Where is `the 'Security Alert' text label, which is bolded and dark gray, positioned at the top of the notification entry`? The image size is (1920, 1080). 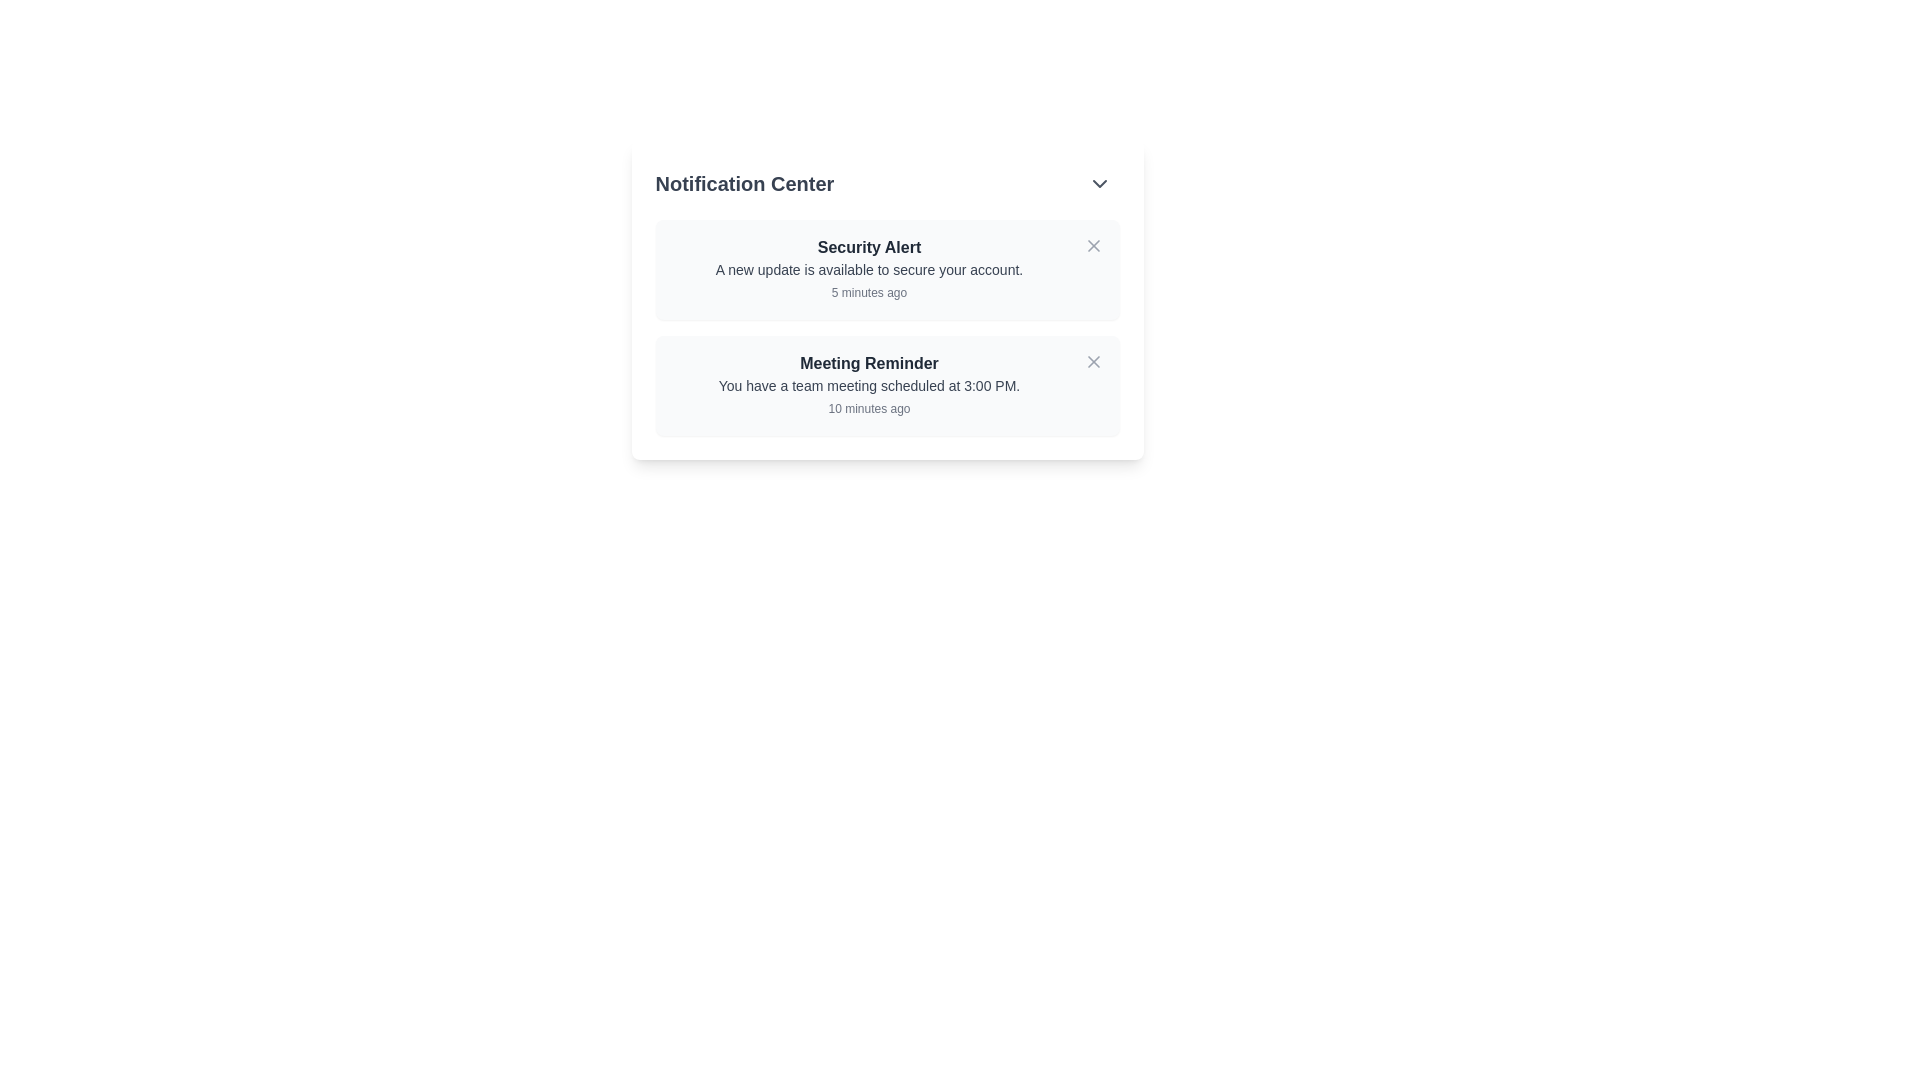
the 'Security Alert' text label, which is bolded and dark gray, positioned at the top of the notification entry is located at coordinates (869, 246).